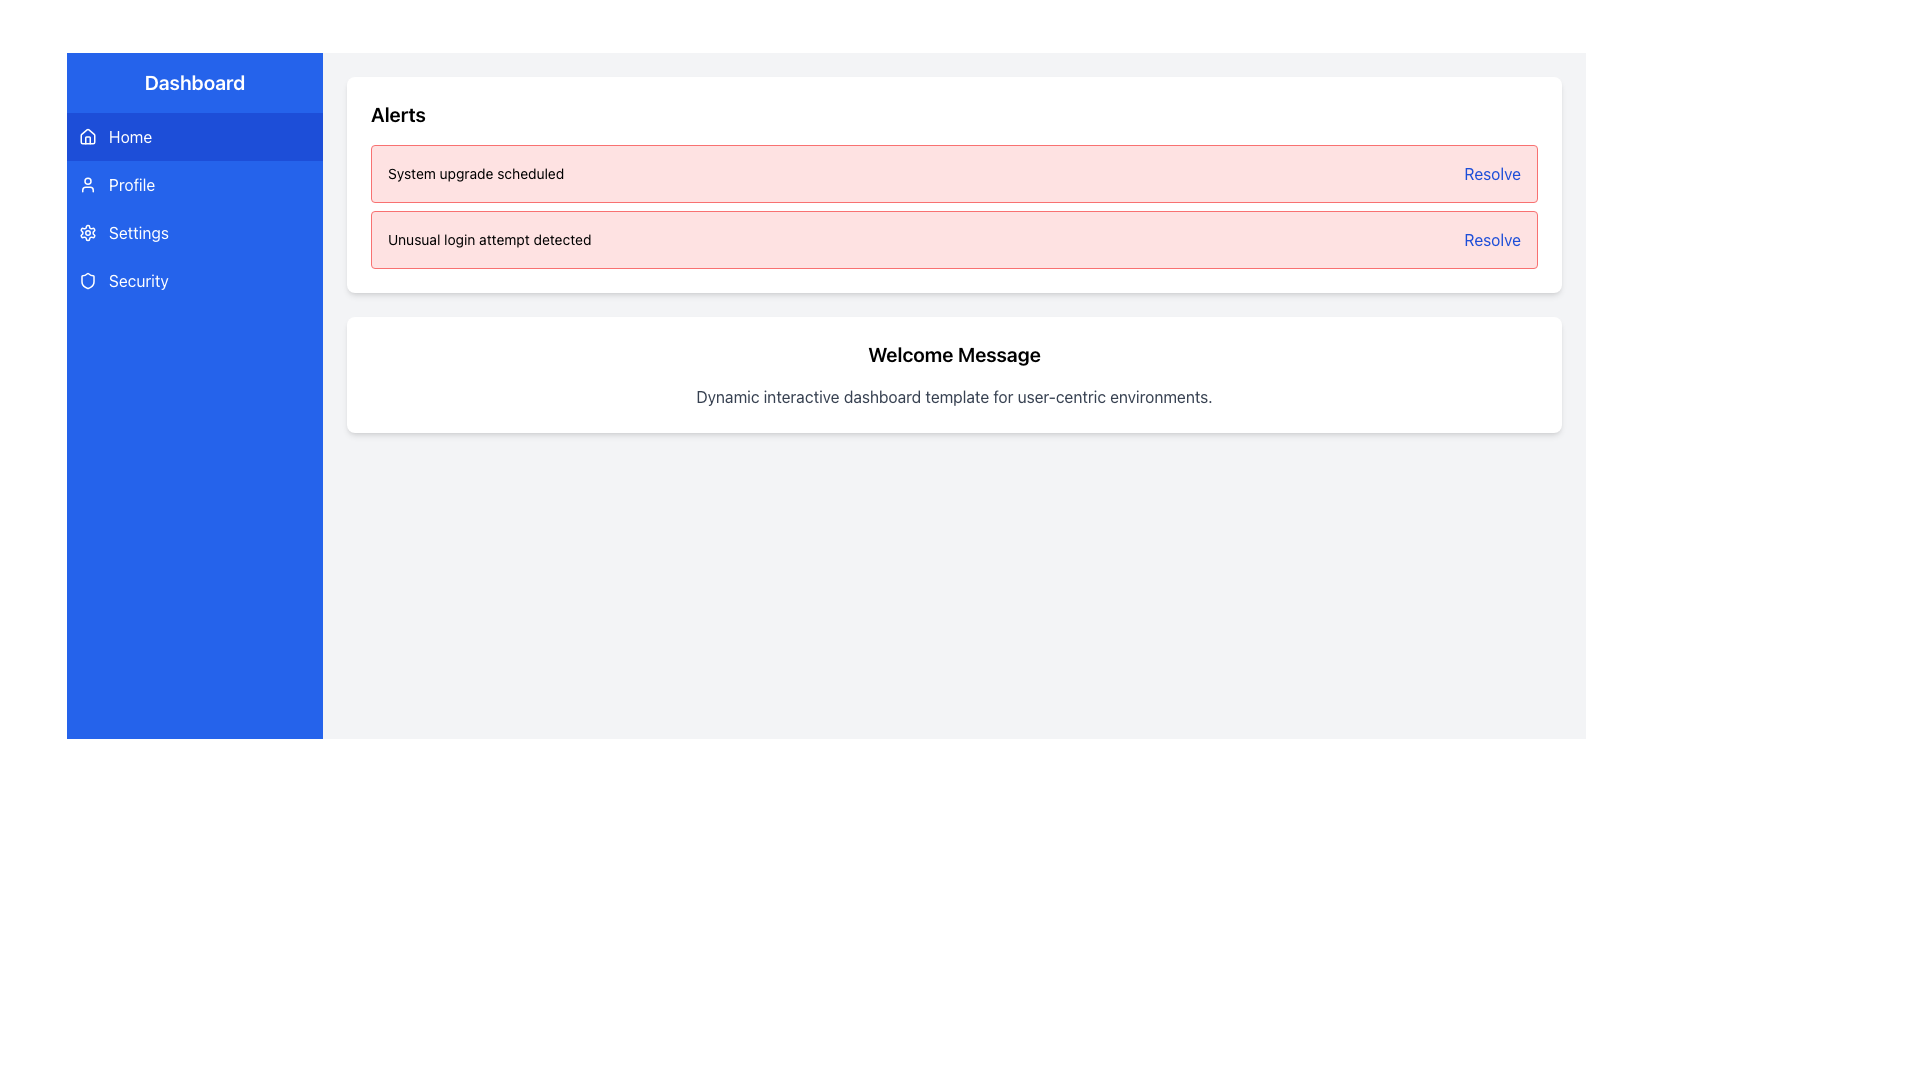 This screenshot has width=1920, height=1080. I want to click on the 'Settings' text label, which is displayed in white font on a blue background, so click(138, 231).